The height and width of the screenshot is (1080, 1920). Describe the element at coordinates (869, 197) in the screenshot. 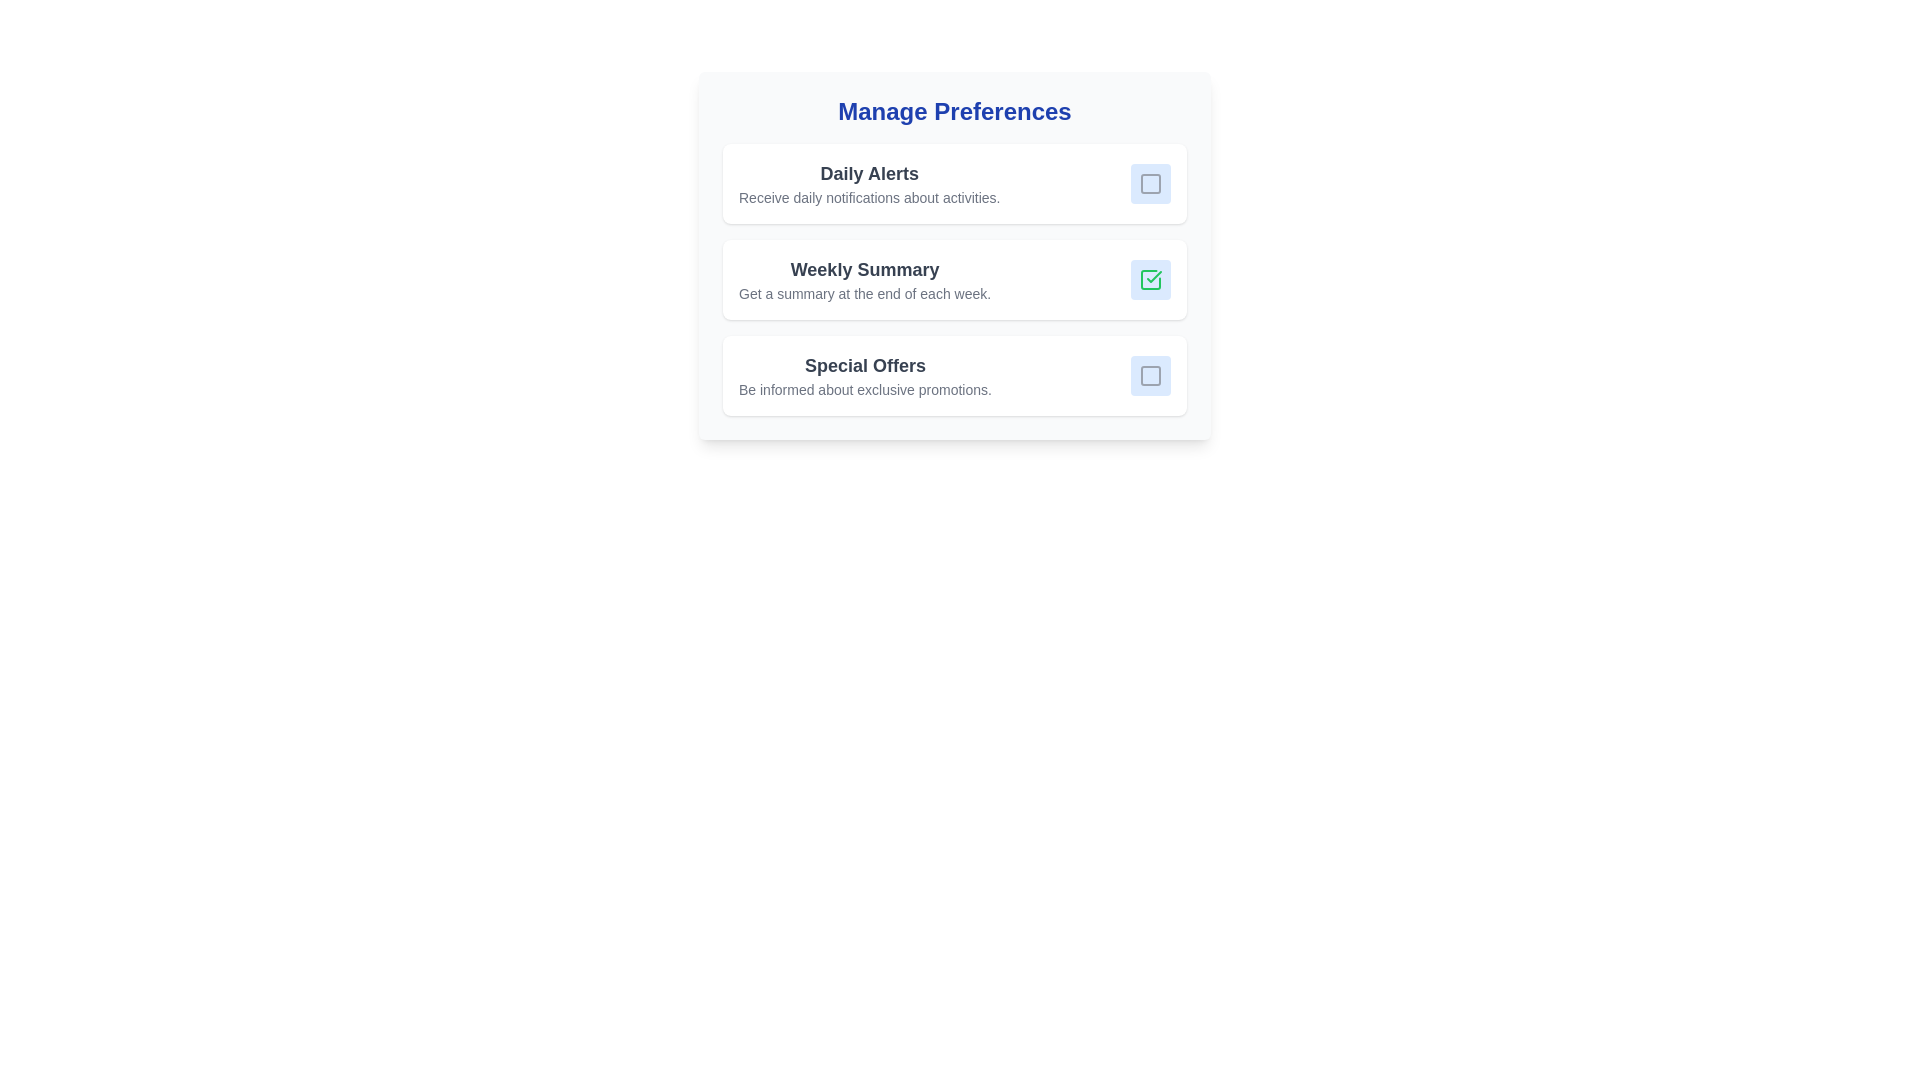

I see `descriptive text element that contains the text 'Receive daily notifications about activities.' positioned beneath the header 'Daily Alerts' in the 'Manage Preferences' section` at that location.